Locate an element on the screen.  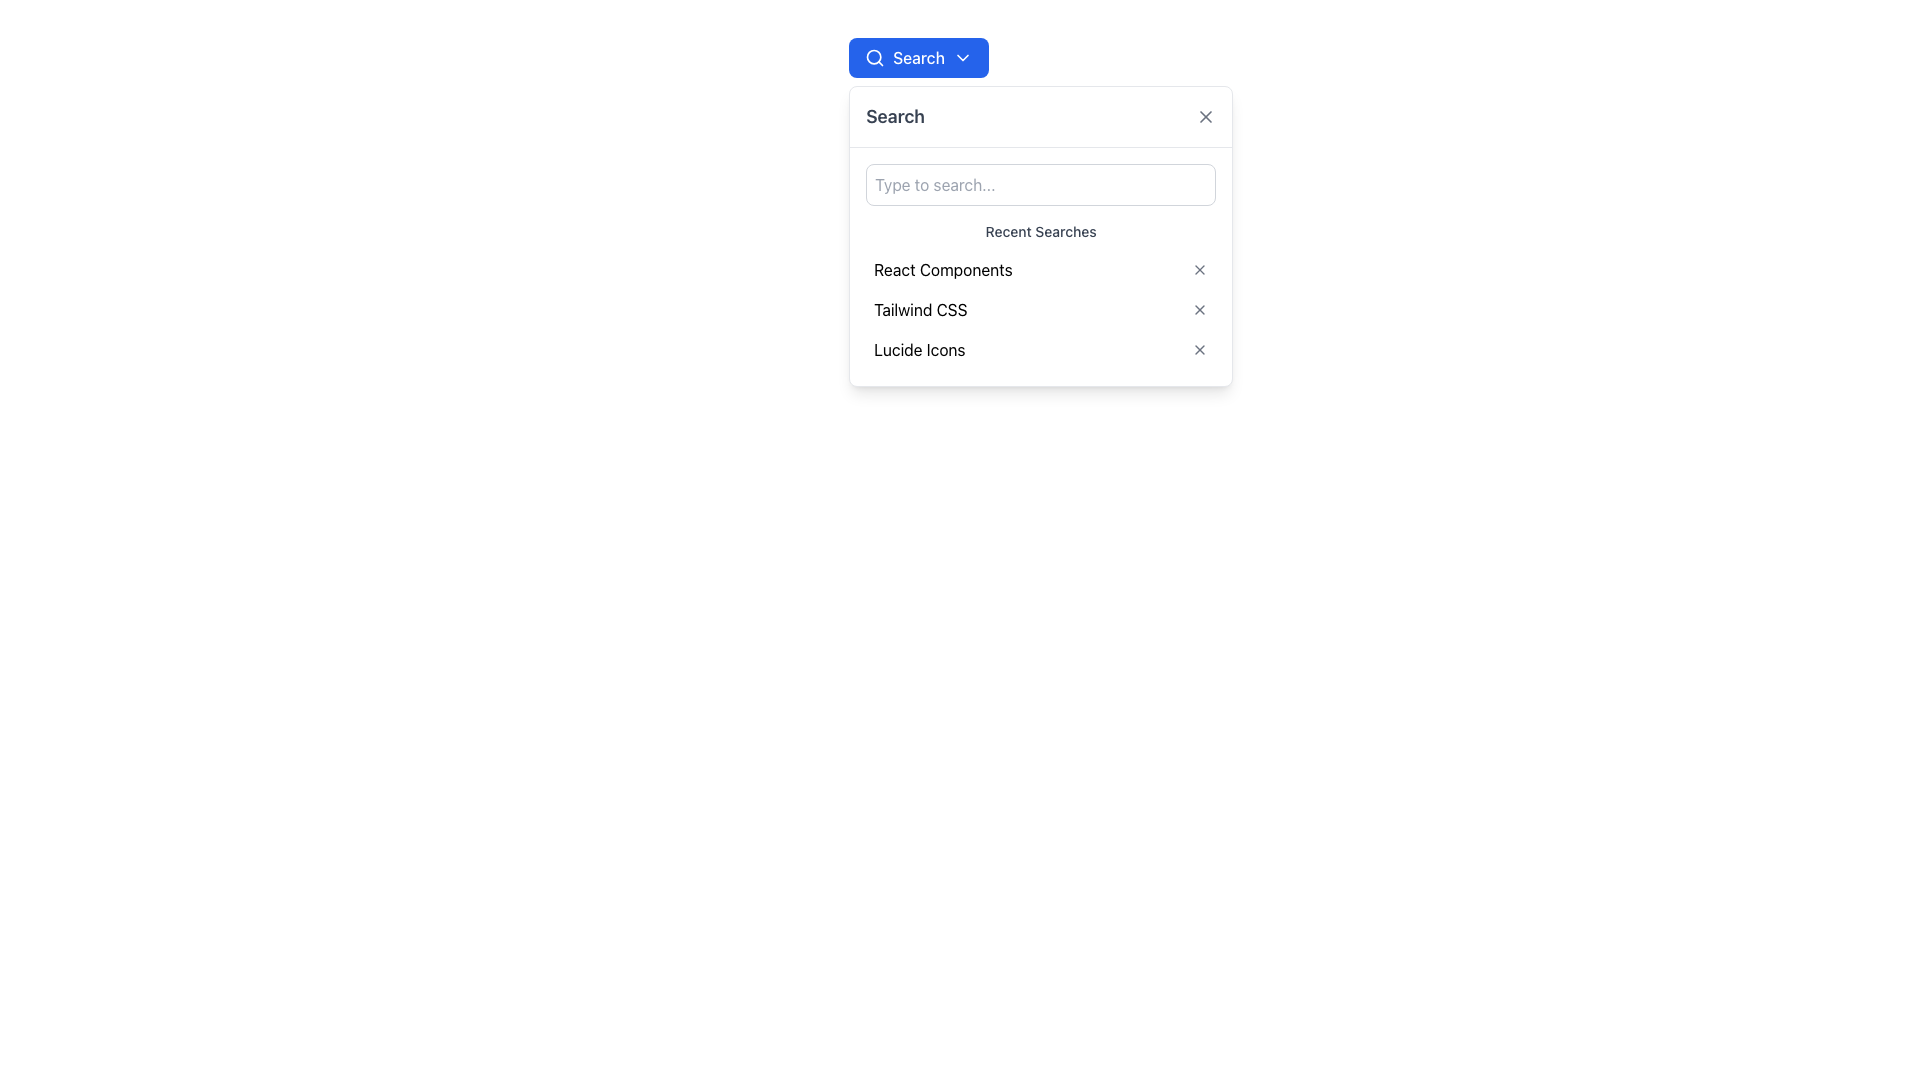
the search icon within the 'Search' button, which features a blue background and rounded corners, located in the top-left area of the interface is located at coordinates (875, 56).